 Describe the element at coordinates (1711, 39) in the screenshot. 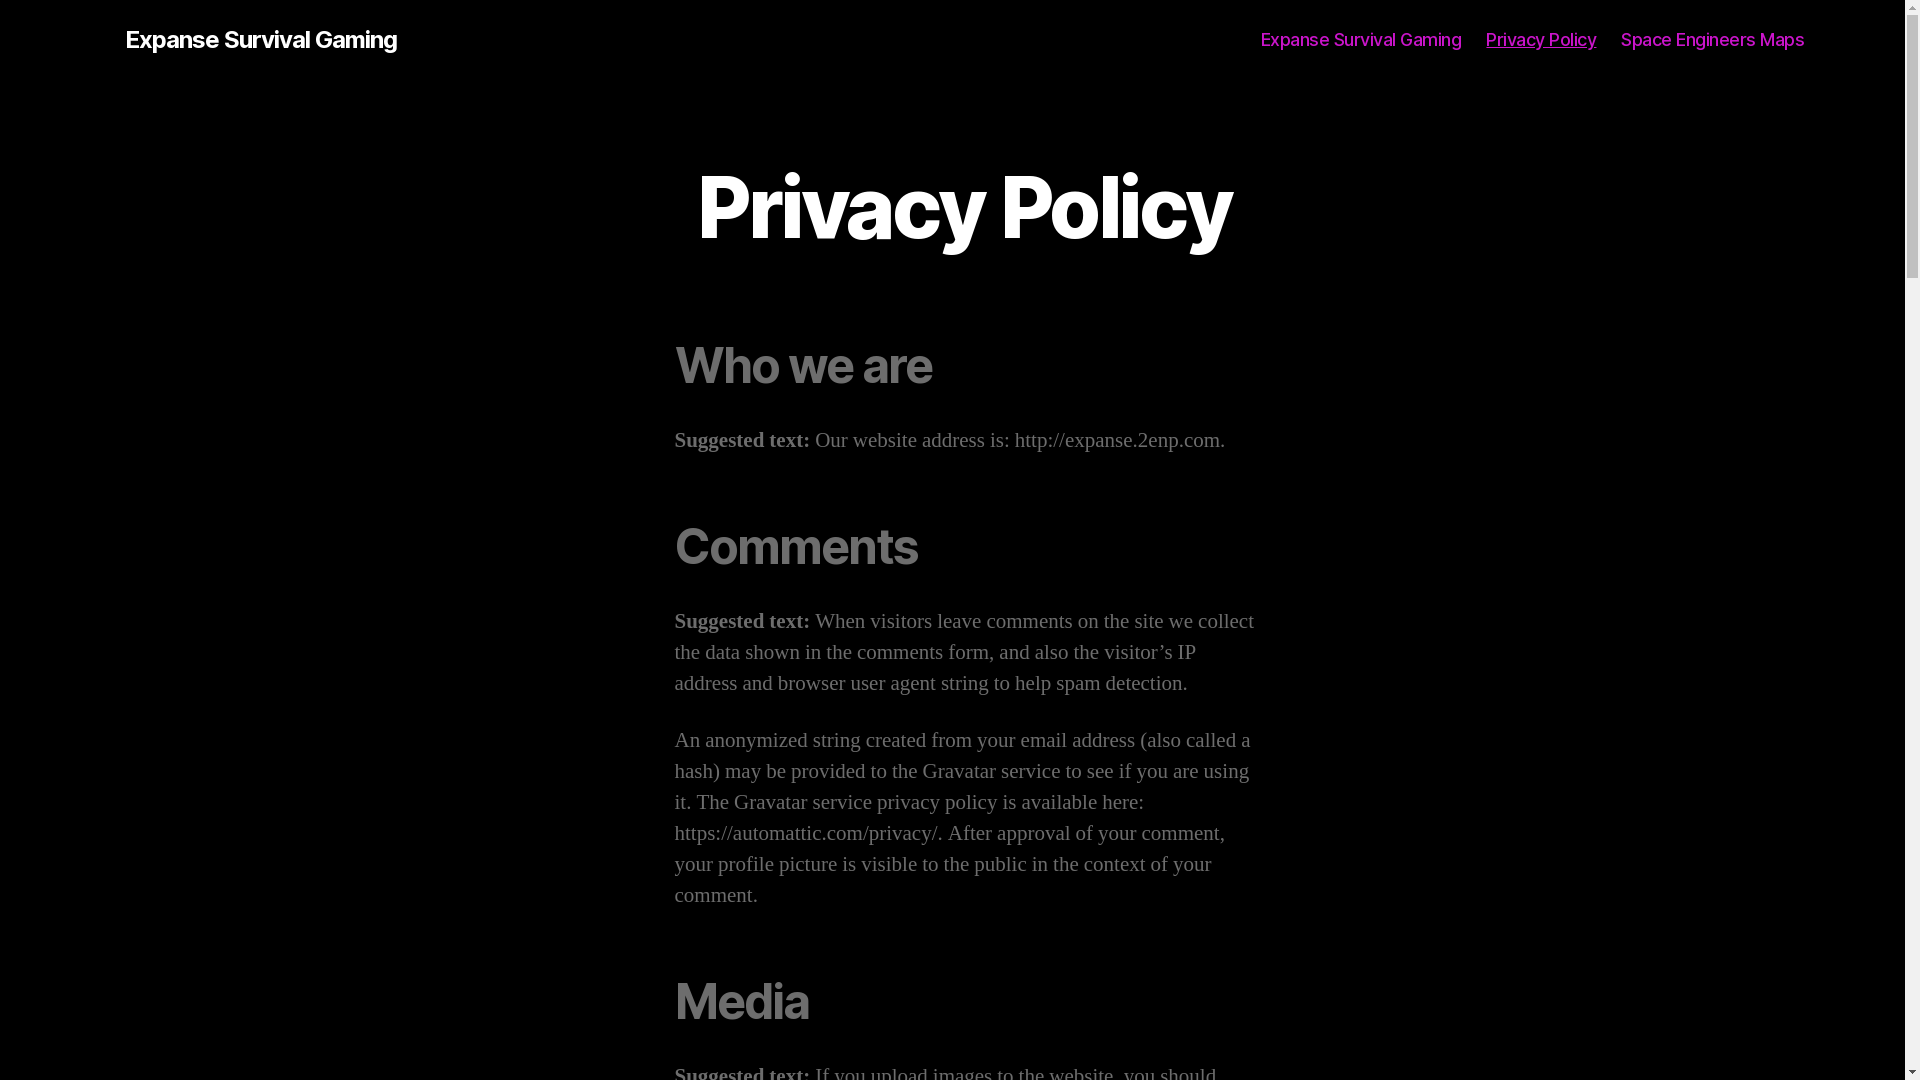

I see `'Space Engineers Maps'` at that location.